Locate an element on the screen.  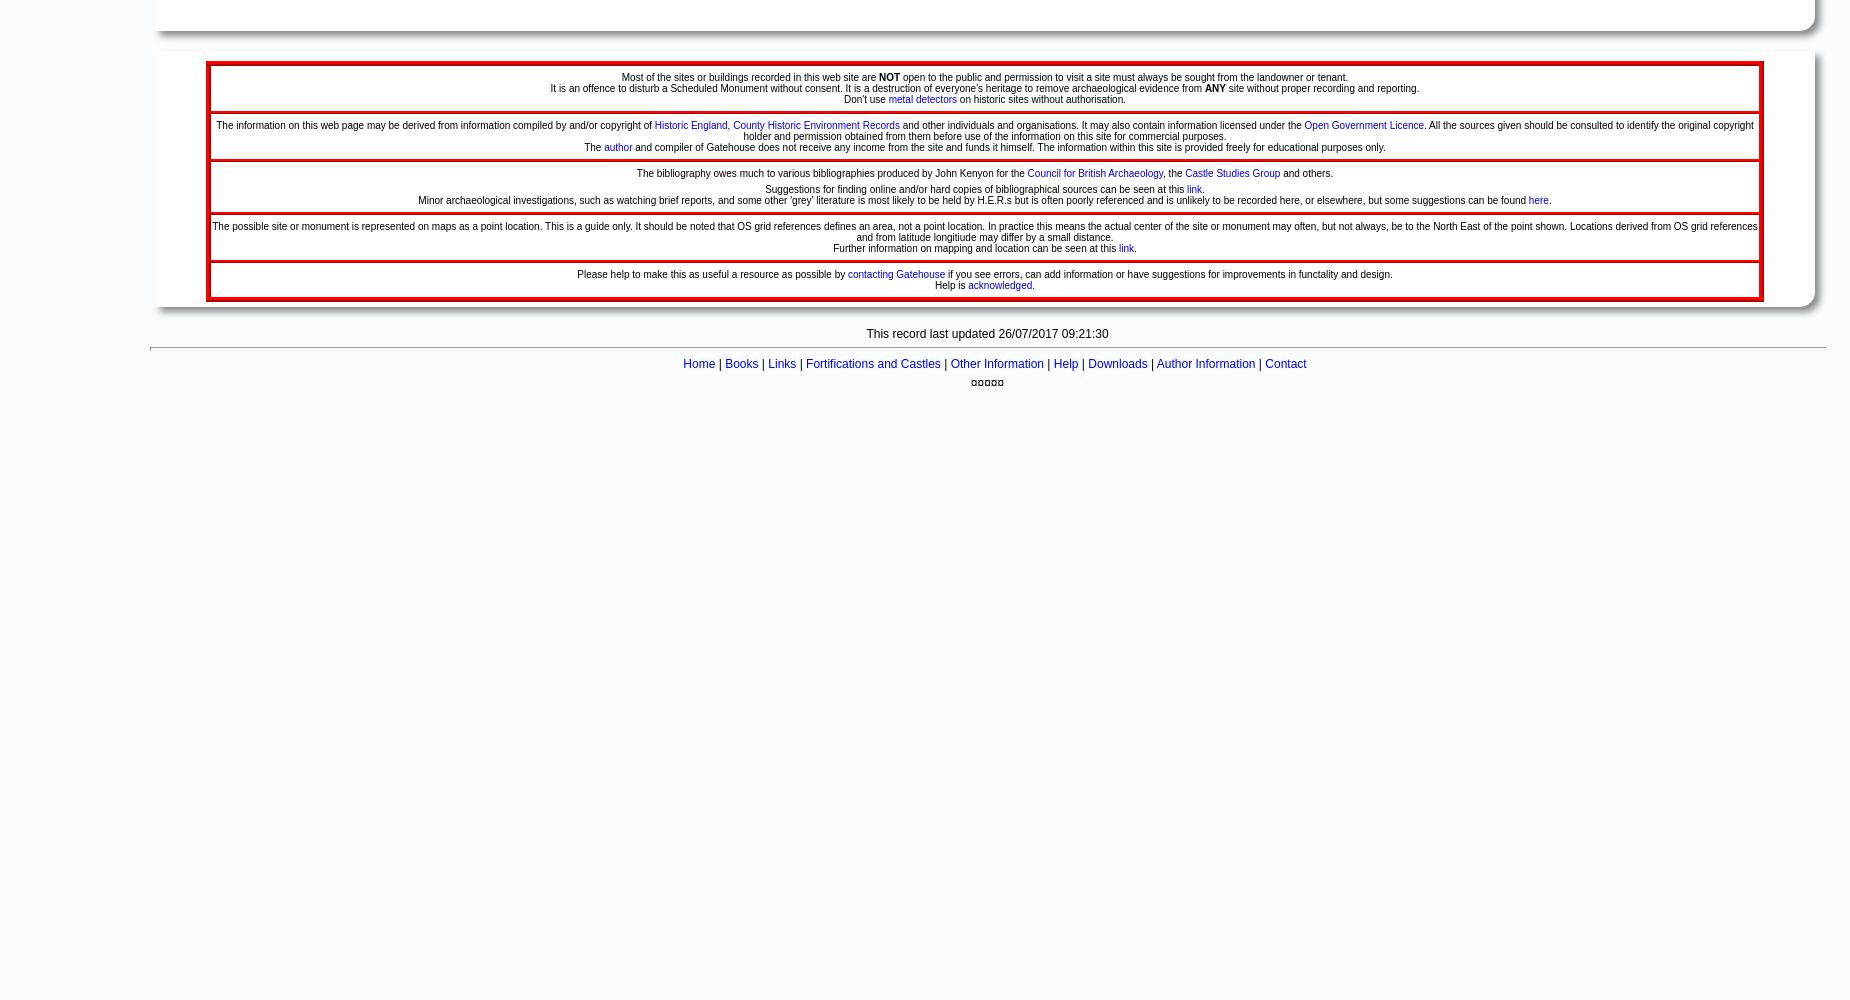
'County Historic Environment Records' is located at coordinates (732, 125).